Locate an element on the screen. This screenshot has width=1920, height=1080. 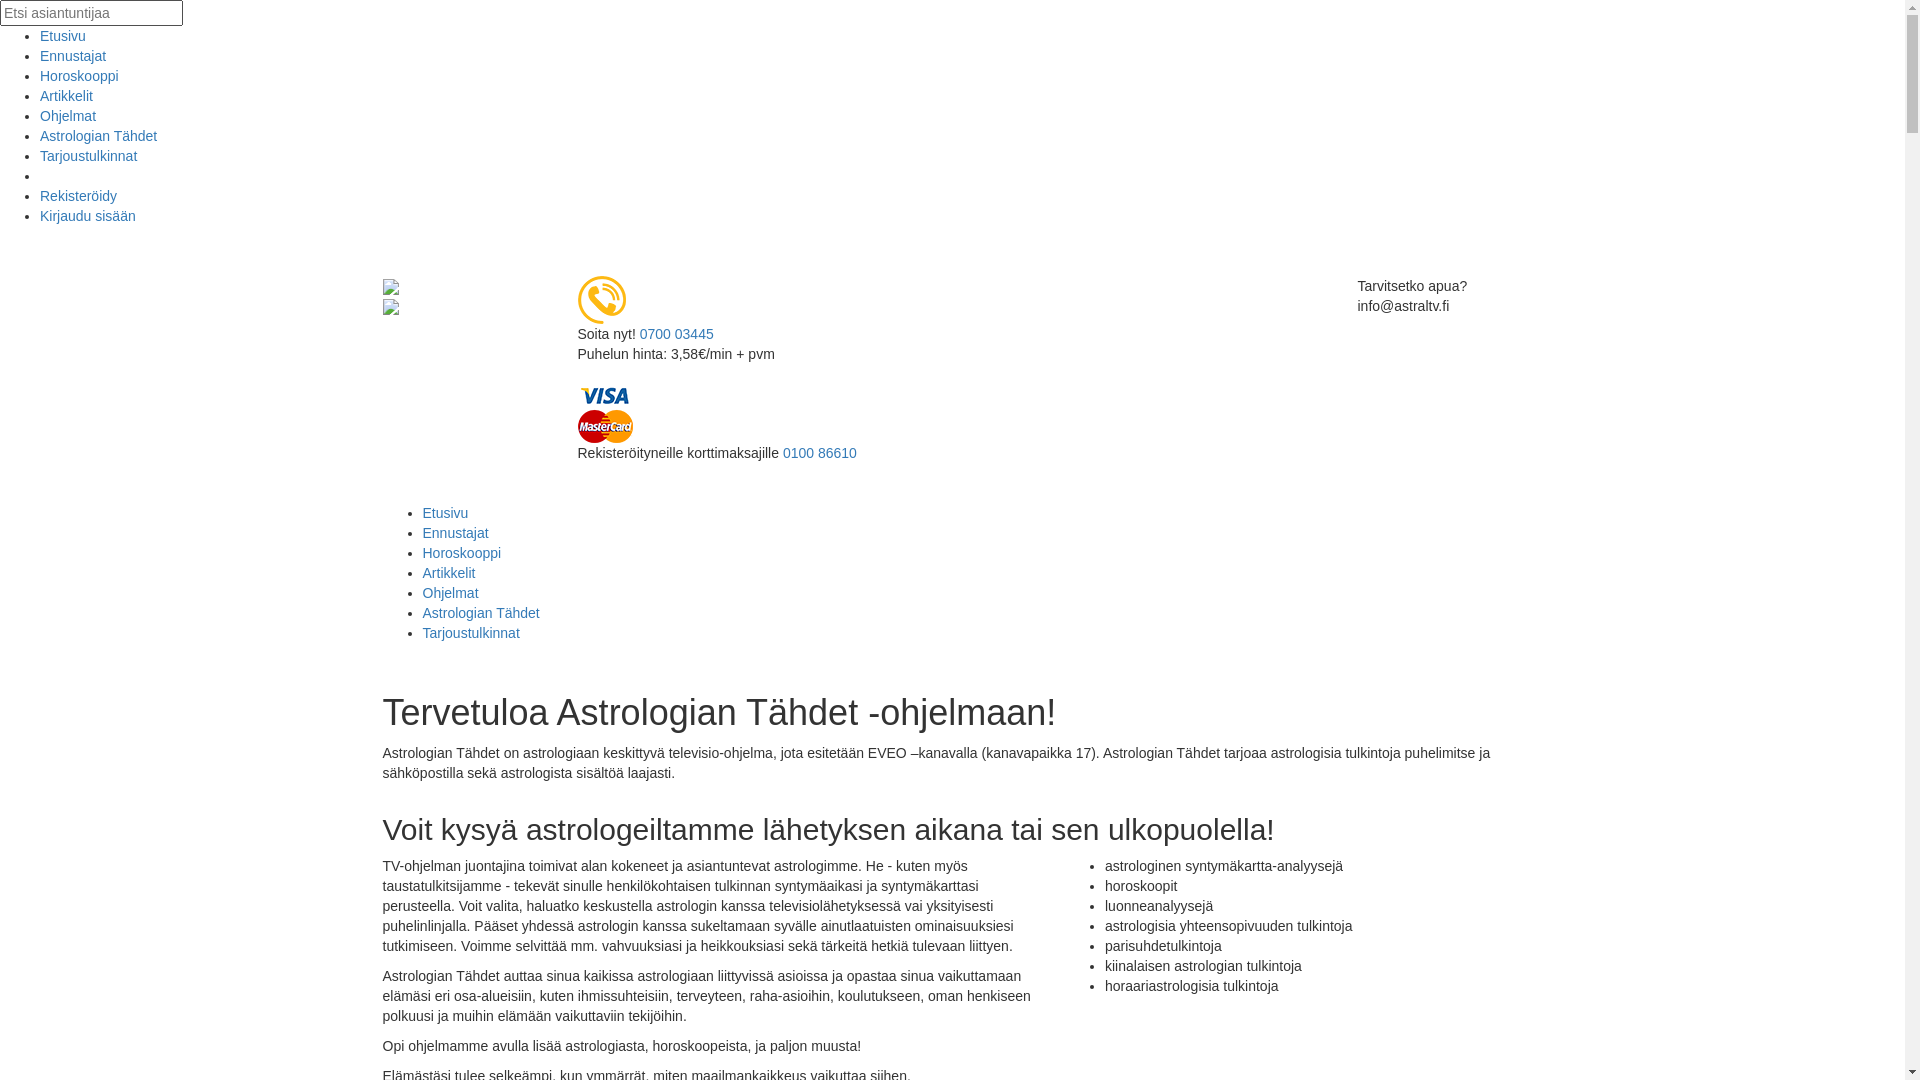
'0700 03445' is located at coordinates (676, 333).